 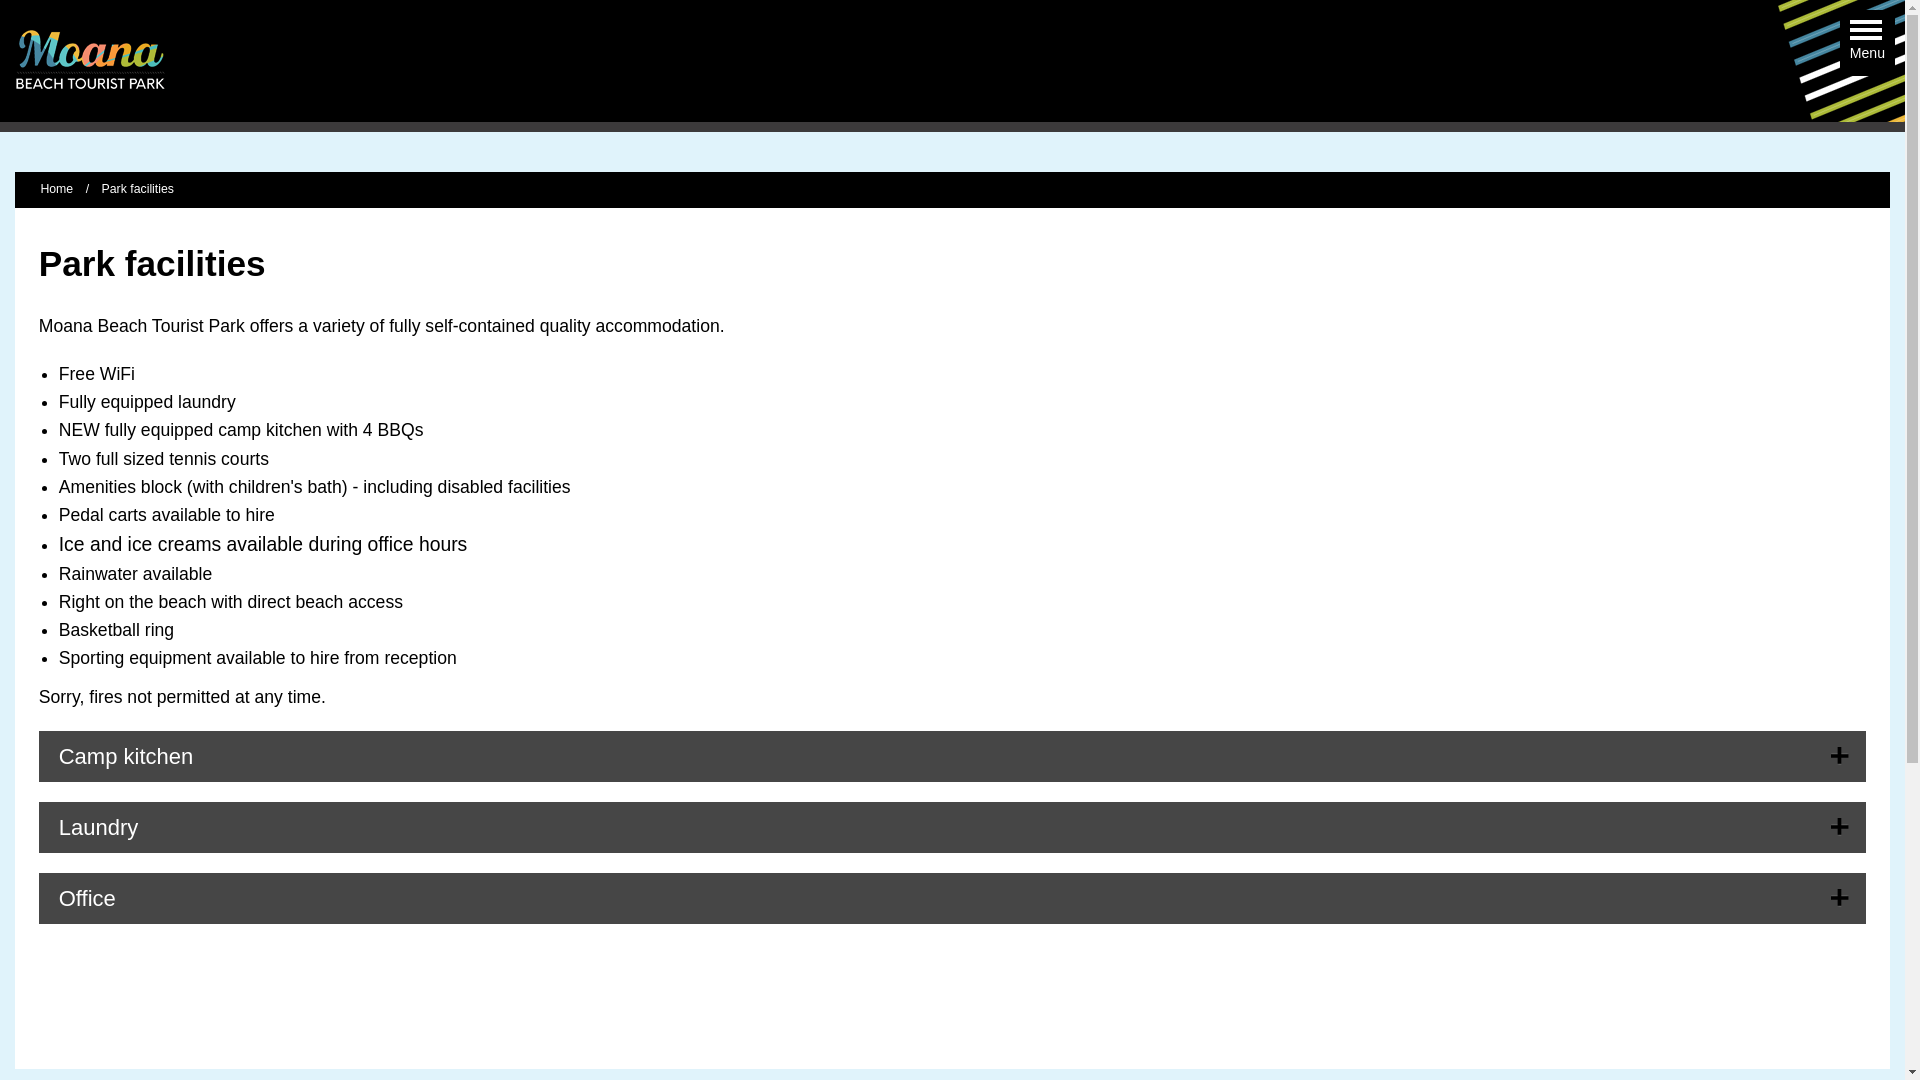 What do you see at coordinates (89, 60) in the screenshot?
I see `'Home - Moana Beach Tourist Park - Logo'` at bounding box center [89, 60].